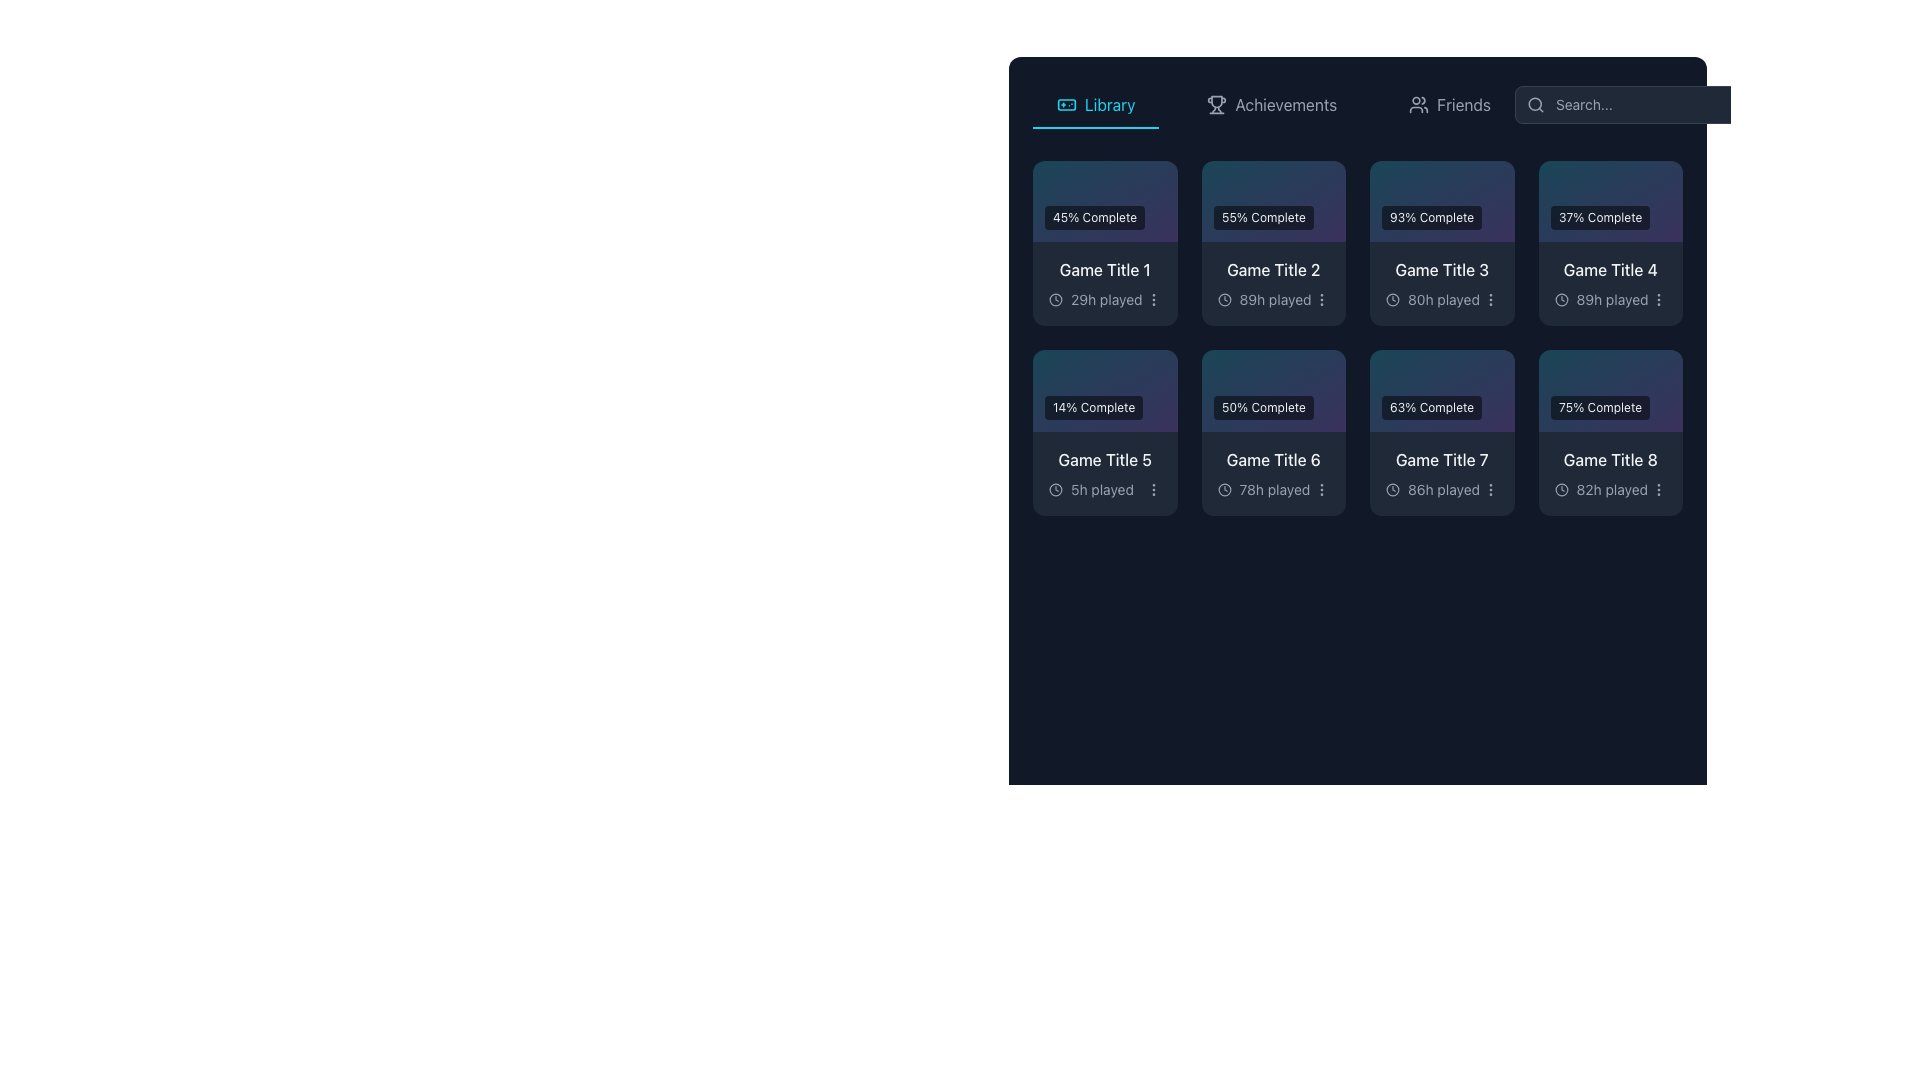  I want to click on text information displayed within the Text and Icon Group labeled 'Game Title 3' with '80h played', located in the rightmost column of the second row of the game status grid, so click(1442, 284).